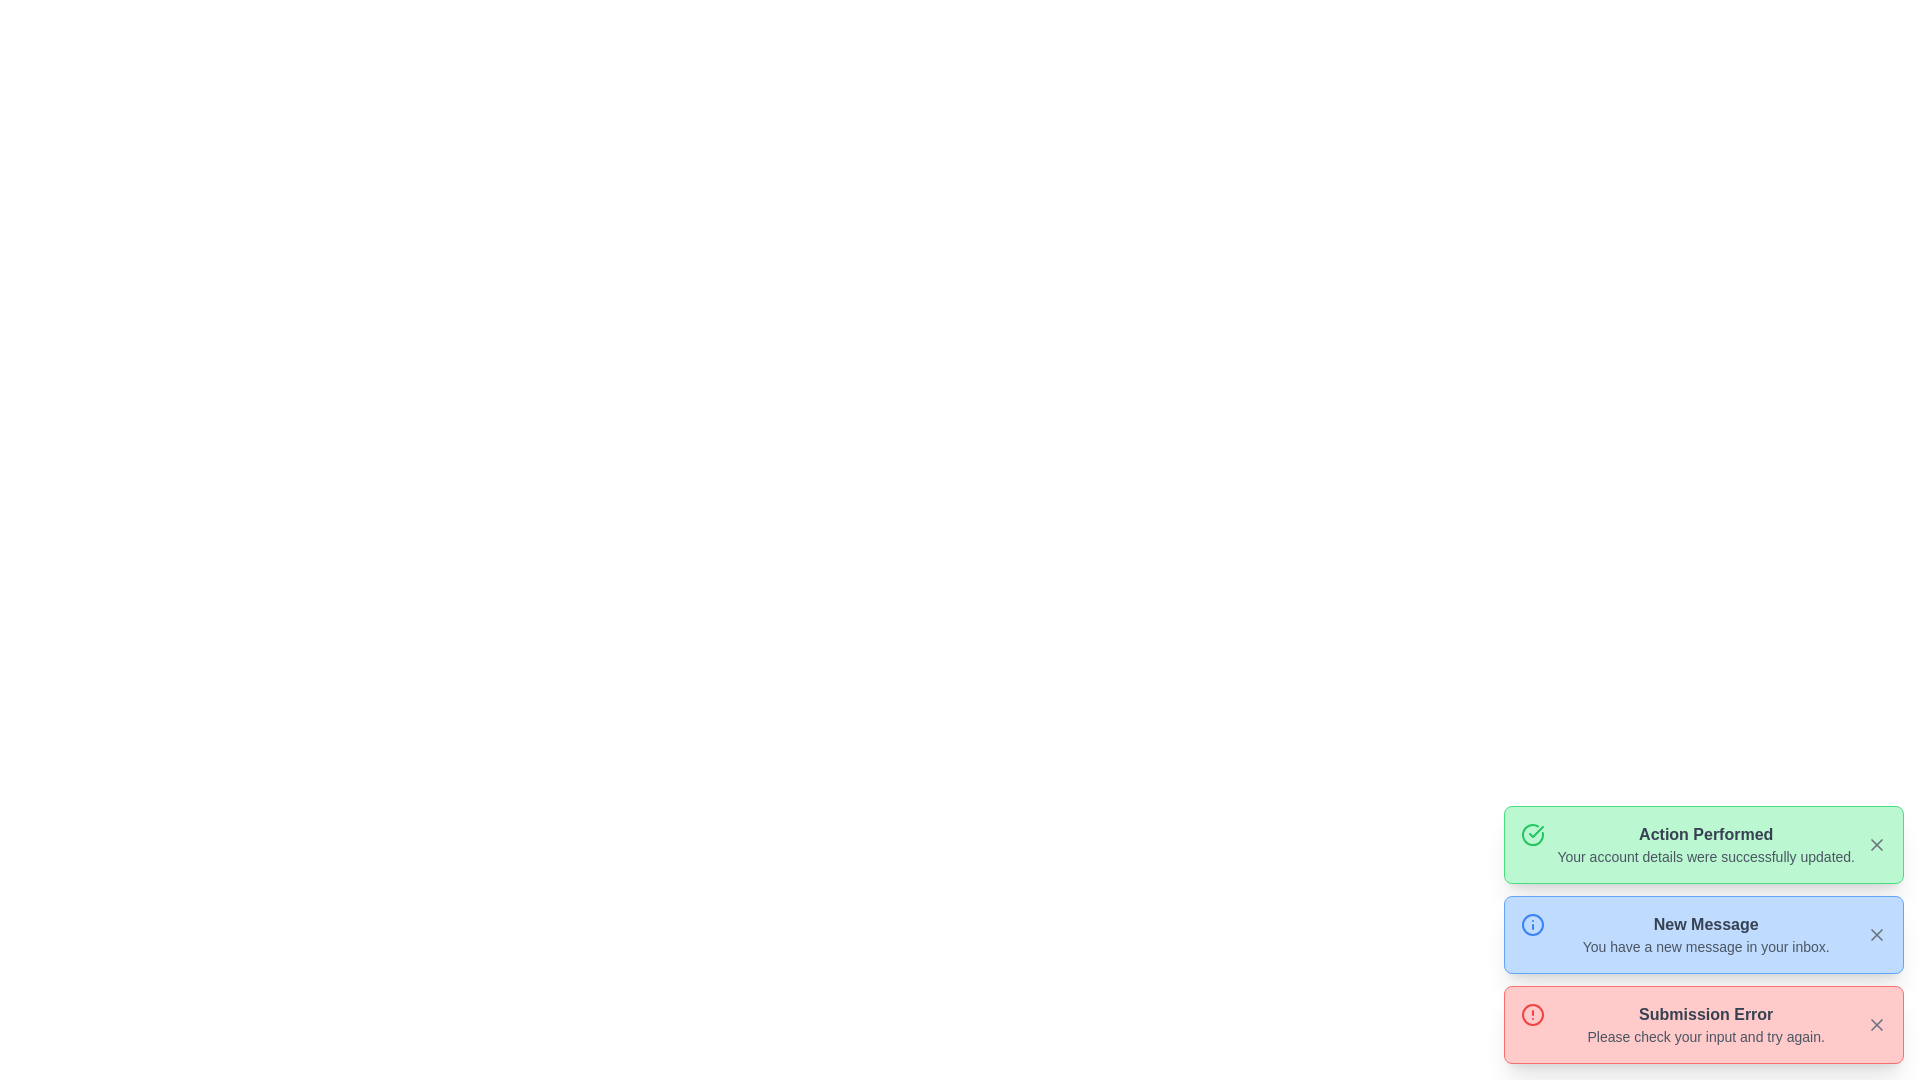  What do you see at coordinates (1703, 934) in the screenshot?
I see `notification text displayed in the informational notification box with the headline 'New Message' and additional information 'You have a new message in your inbox.'` at bounding box center [1703, 934].